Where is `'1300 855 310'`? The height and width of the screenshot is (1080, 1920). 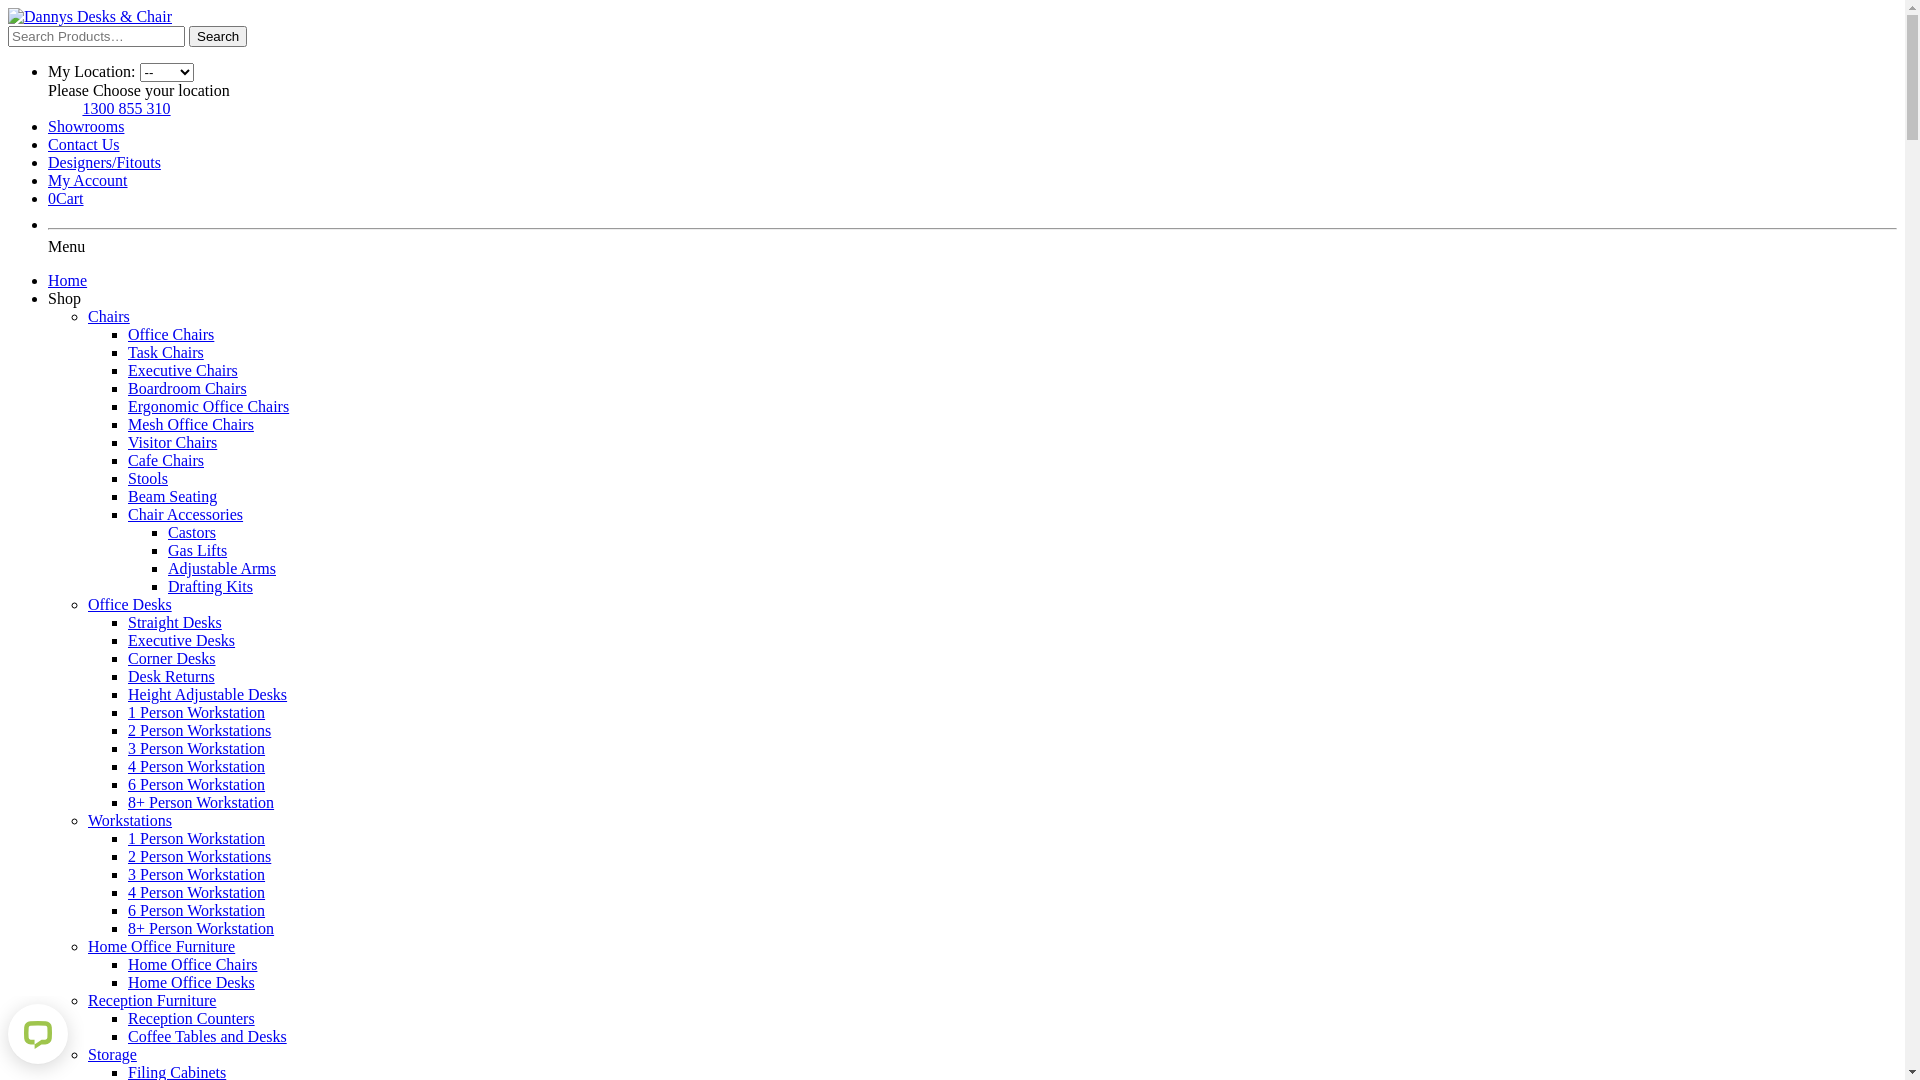
'1300 855 310' is located at coordinates (125, 108).